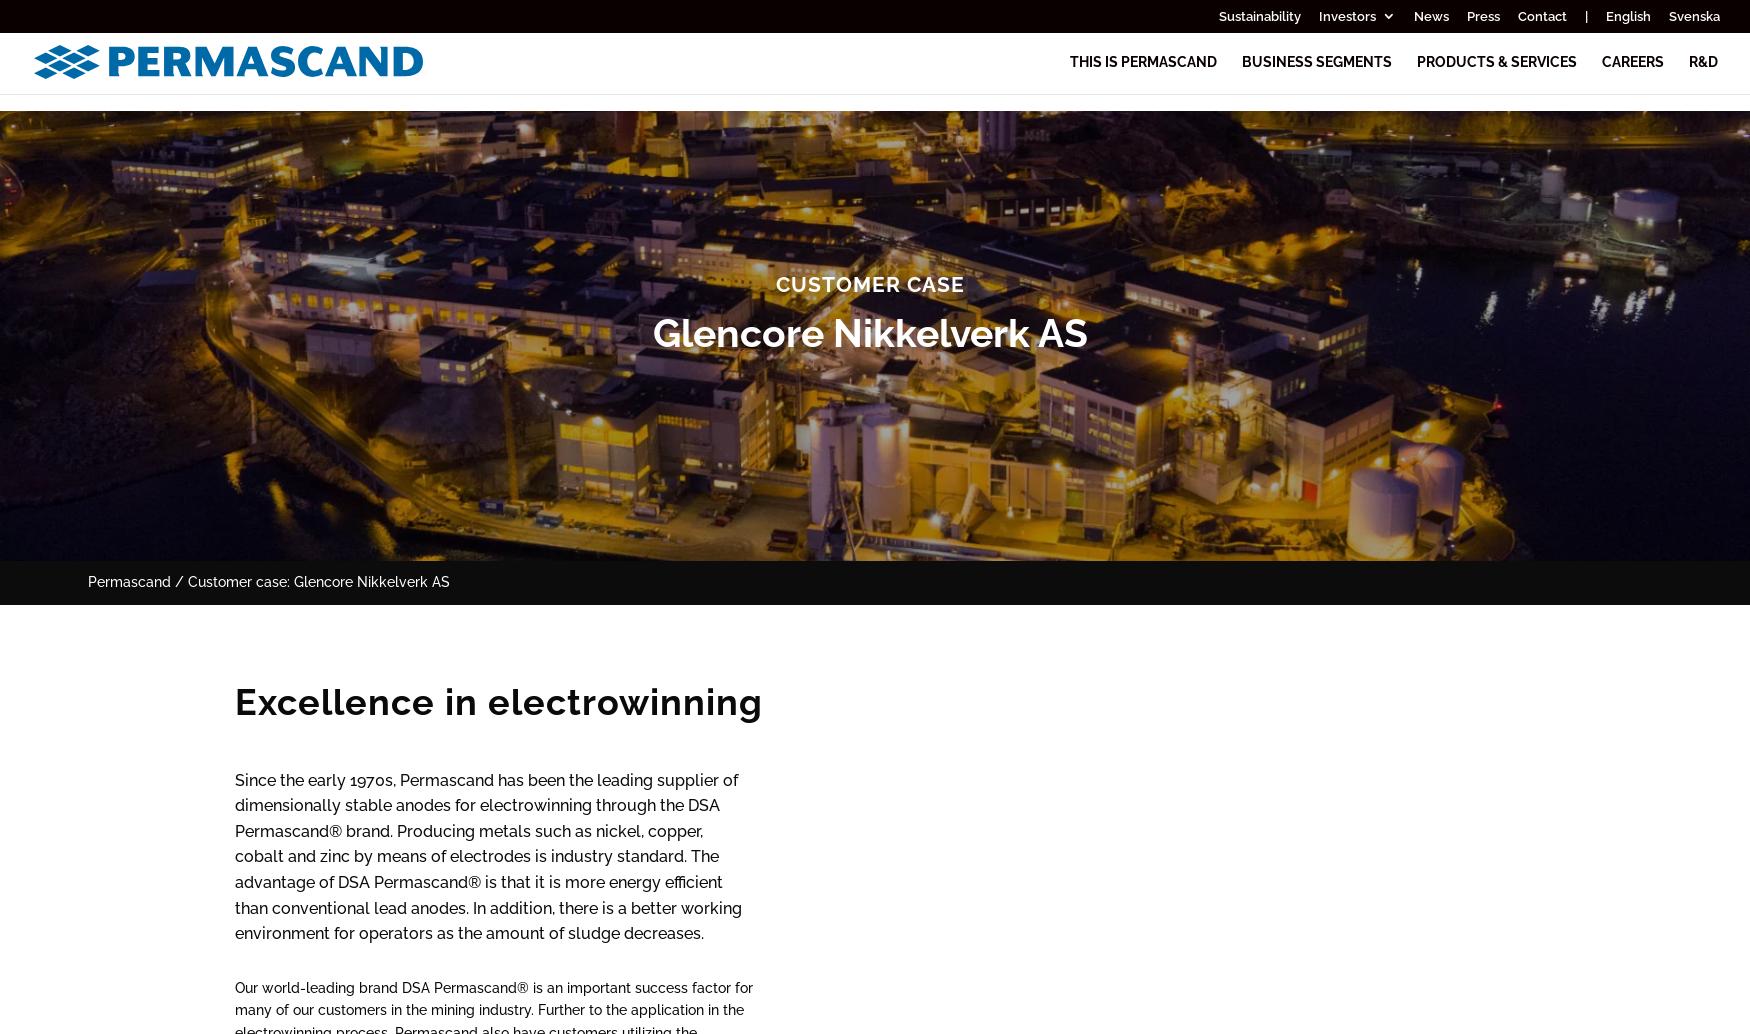 This screenshot has height=1034, width=1750. I want to click on '|', so click(1586, 15).